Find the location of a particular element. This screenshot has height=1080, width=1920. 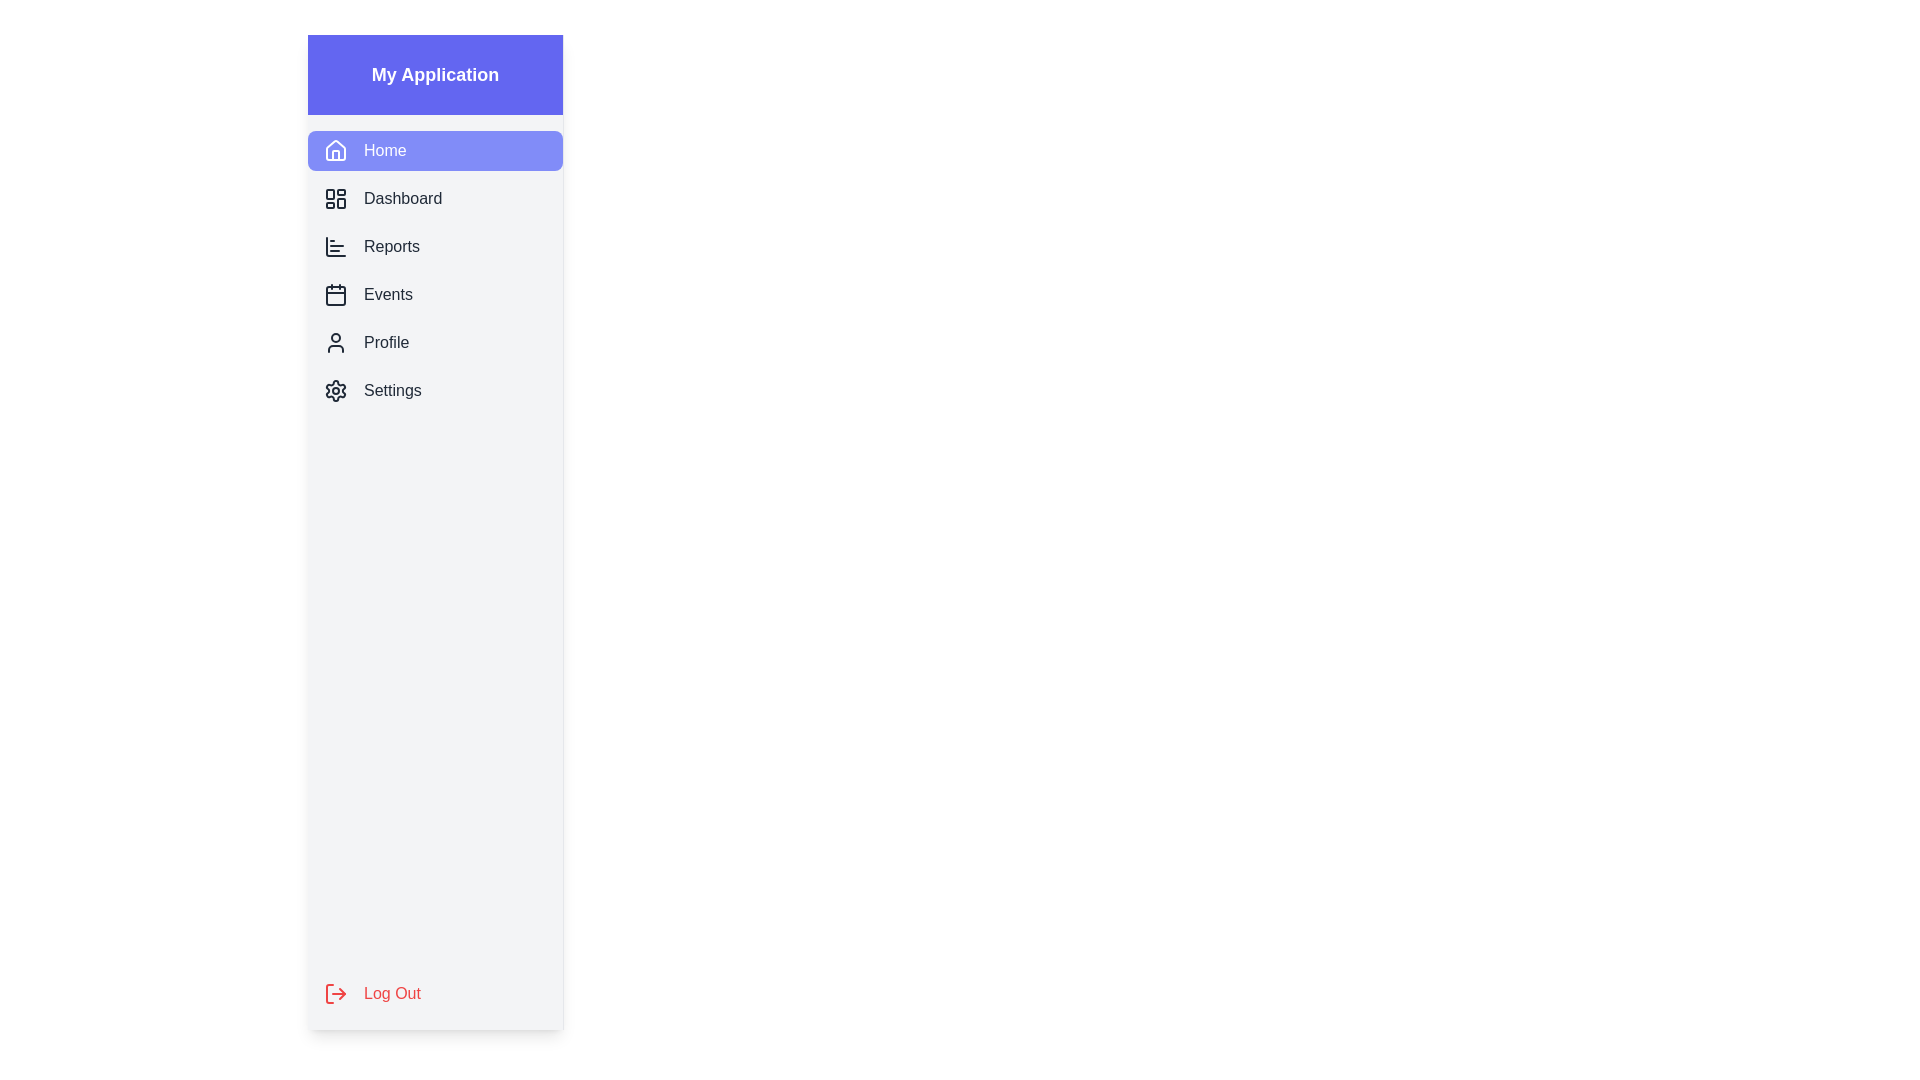

the logout icon which features a left-pointing arrow, indicating an exit or logout action is located at coordinates (342, 994).